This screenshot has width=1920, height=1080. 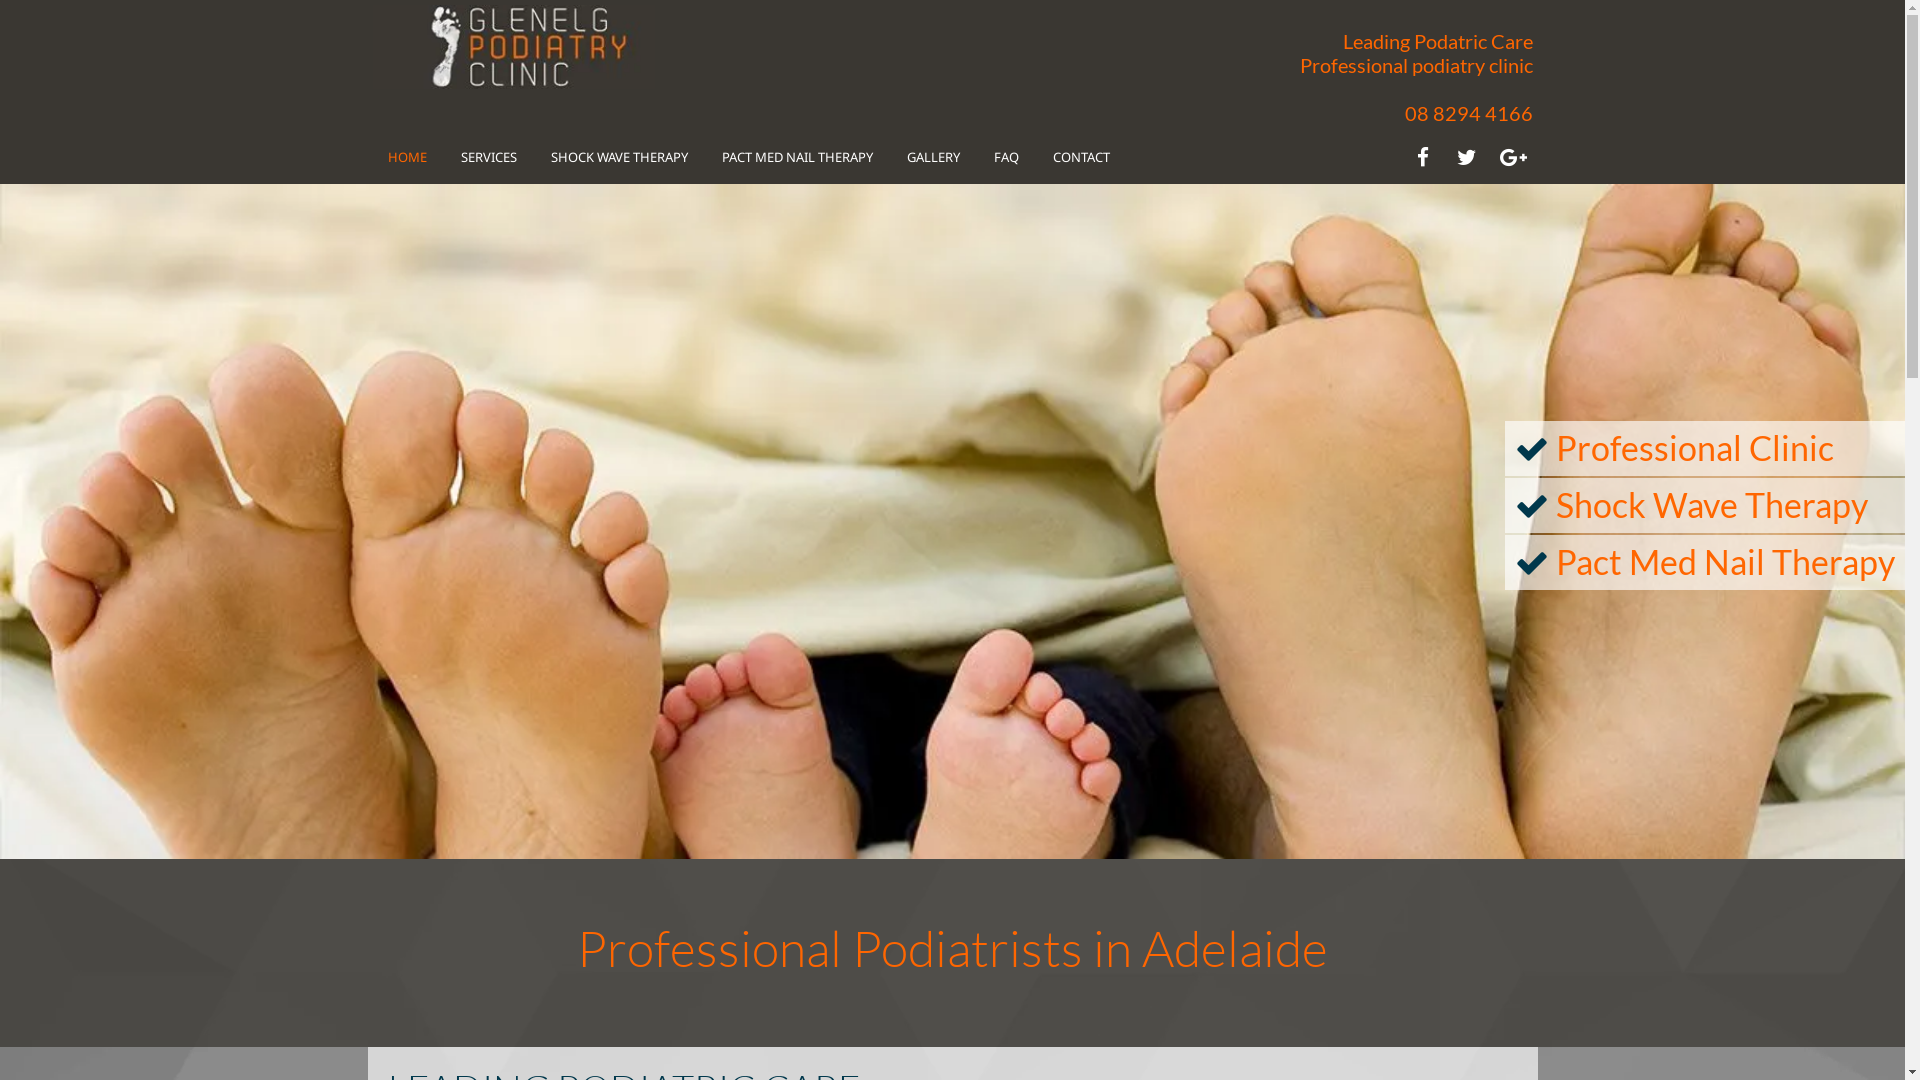 I want to click on 'Pact Med Nail Therapy', so click(x=1724, y=561).